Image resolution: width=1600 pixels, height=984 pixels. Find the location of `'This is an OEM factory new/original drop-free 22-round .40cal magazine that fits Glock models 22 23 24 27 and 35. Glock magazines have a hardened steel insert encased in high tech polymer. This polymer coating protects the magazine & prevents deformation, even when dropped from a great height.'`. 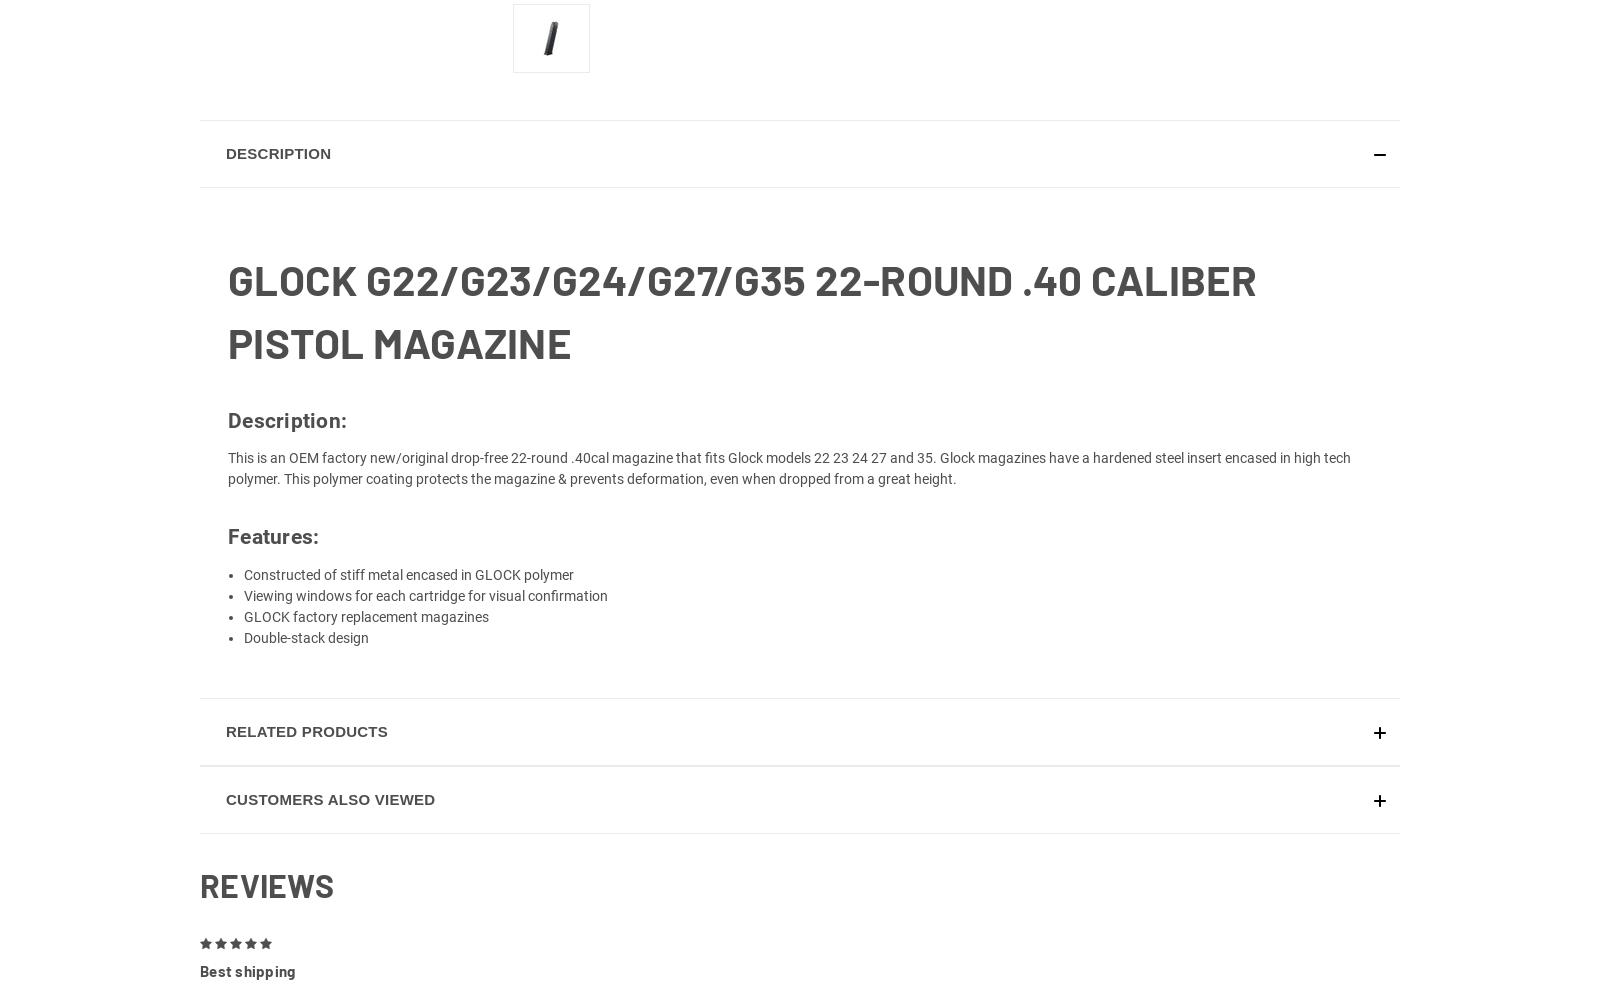

'This is an OEM factory new/original drop-free 22-round .40cal magazine that fits Glock models 22 23 24 27 and 35. Glock magazines have a hardened steel insert encased in high tech polymer. This polymer coating protects the magazine & prevents deformation, even when dropped from a great height.' is located at coordinates (227, 491).